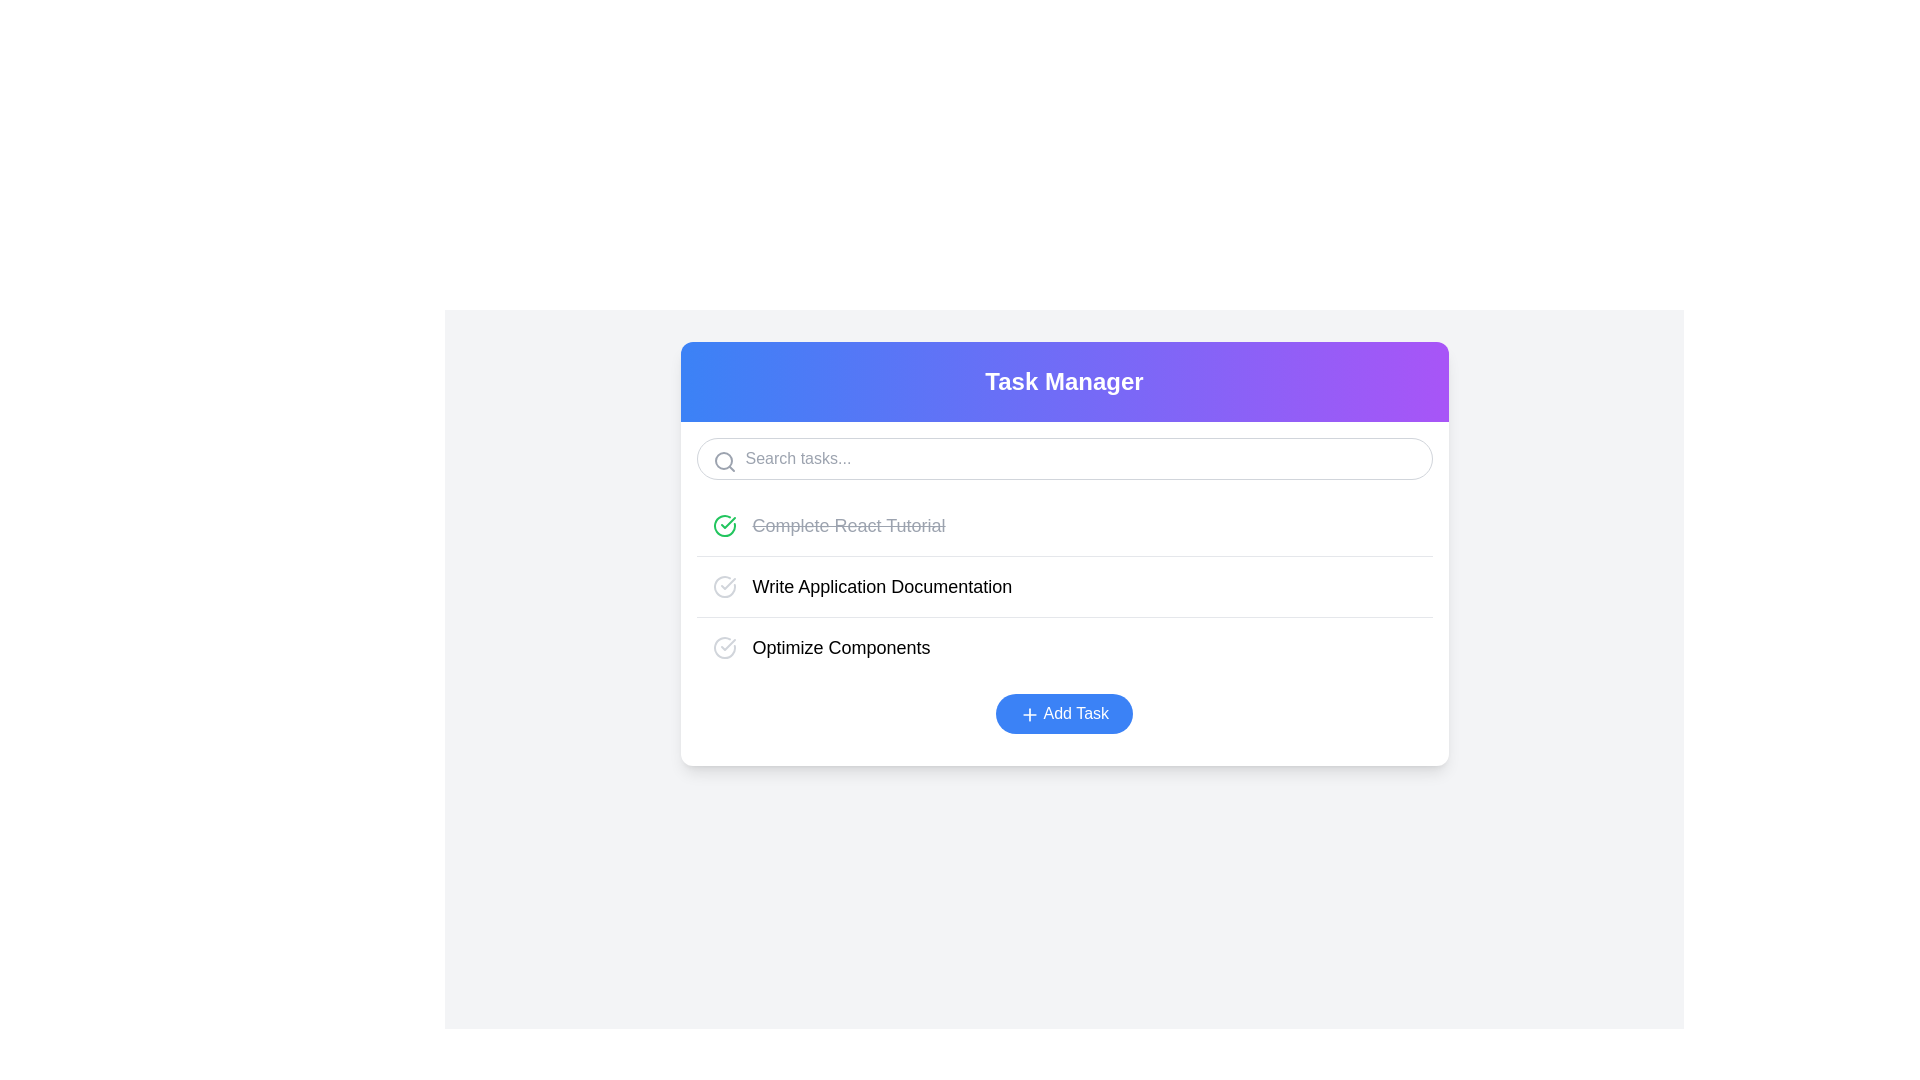  What do you see at coordinates (849, 524) in the screenshot?
I see `the text label displaying 'Complete React Tutorial' with a line-through styling, indicating it is completed` at bounding box center [849, 524].